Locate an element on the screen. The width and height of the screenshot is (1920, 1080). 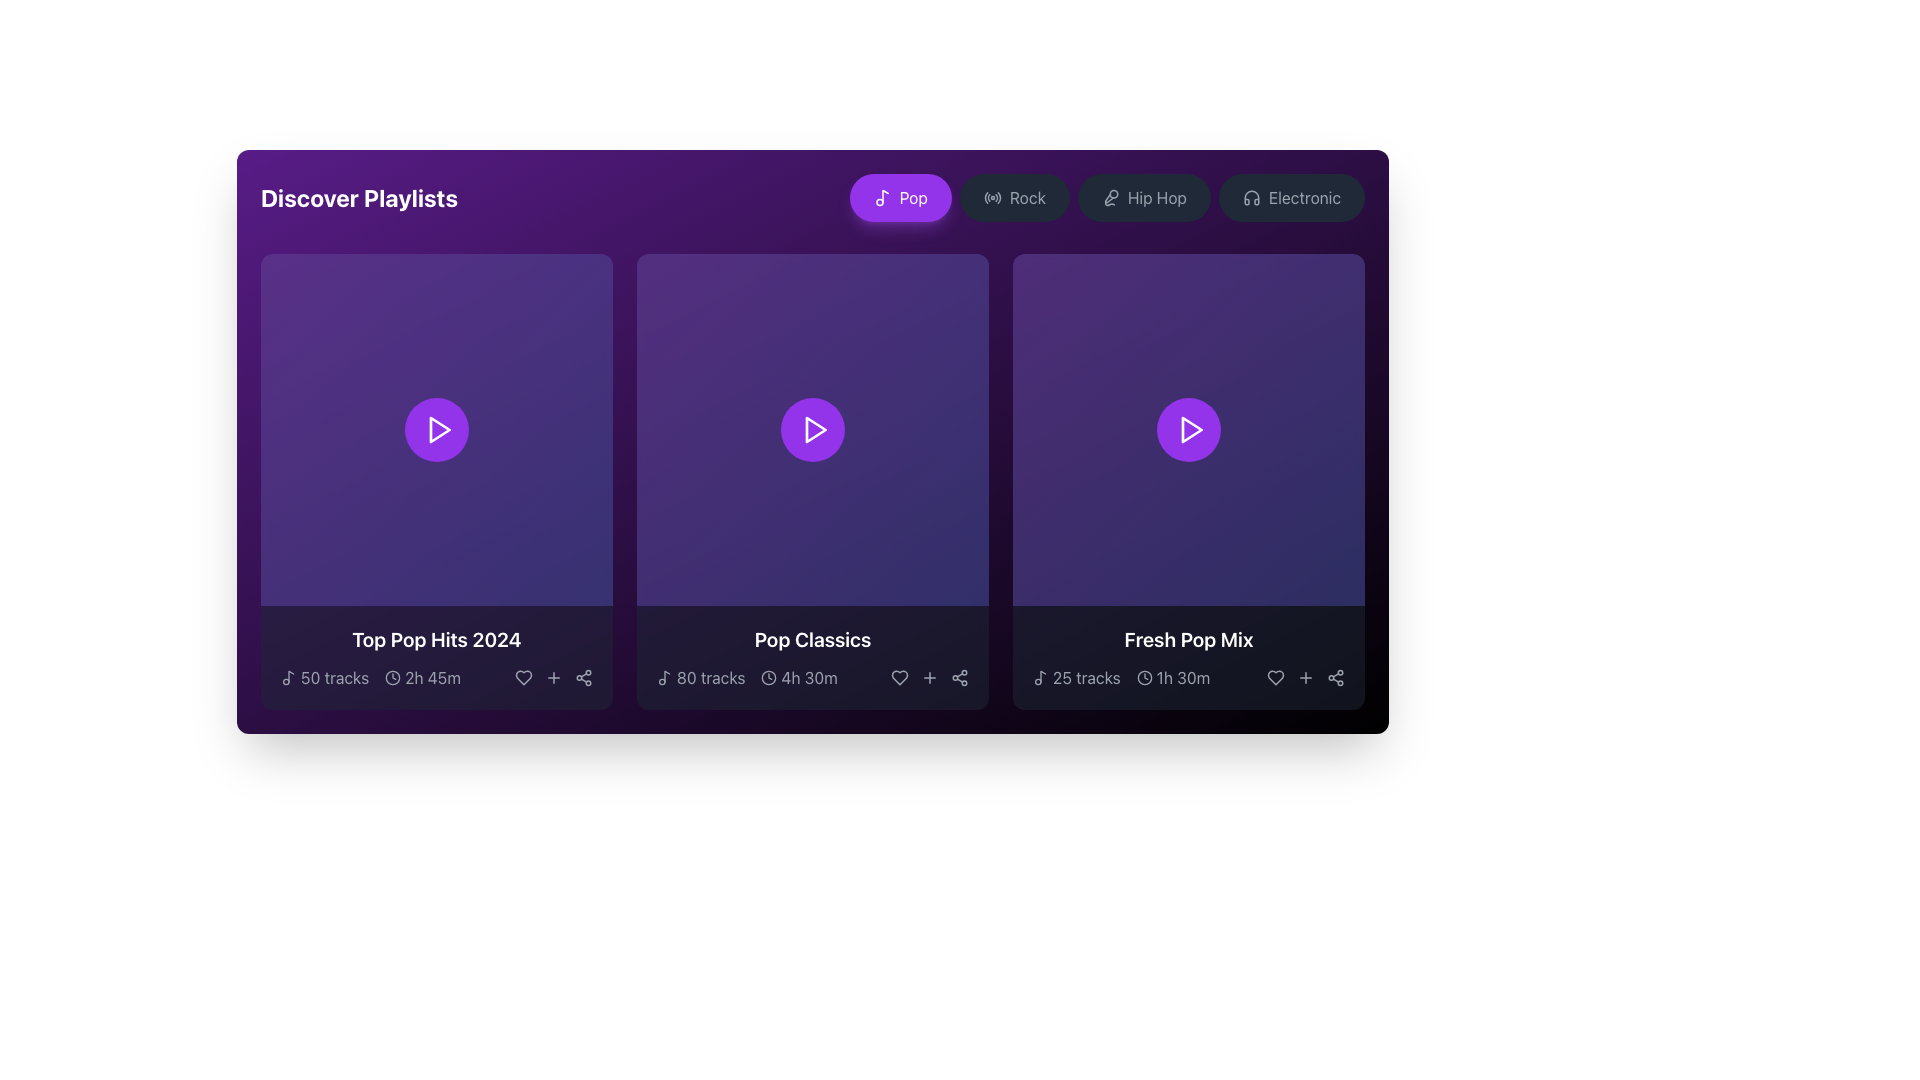
the icon component that visually represents 'tracks' located before the text '80 tracks' under the 'Pop Classics' playlist is located at coordinates (667, 675).